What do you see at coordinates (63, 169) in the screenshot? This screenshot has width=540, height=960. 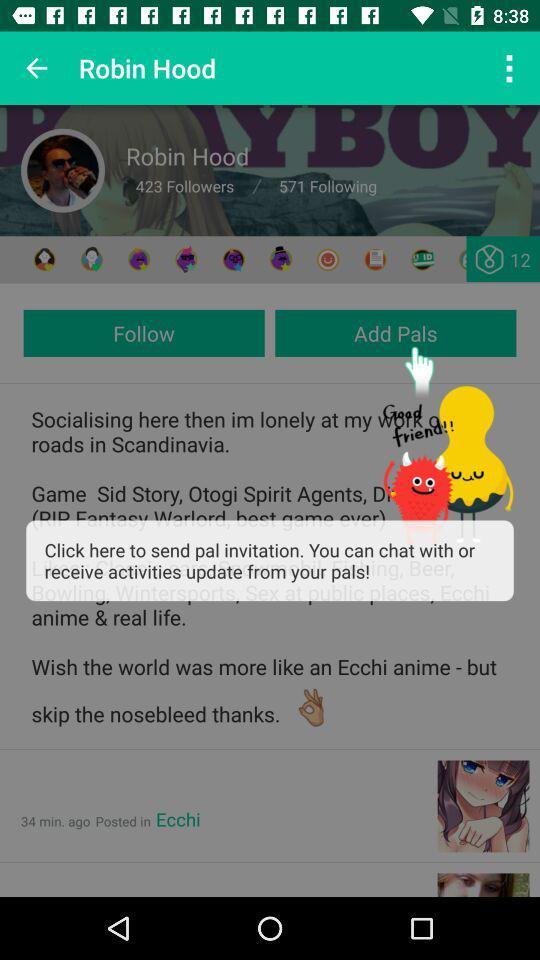 I see `profile picture` at bounding box center [63, 169].